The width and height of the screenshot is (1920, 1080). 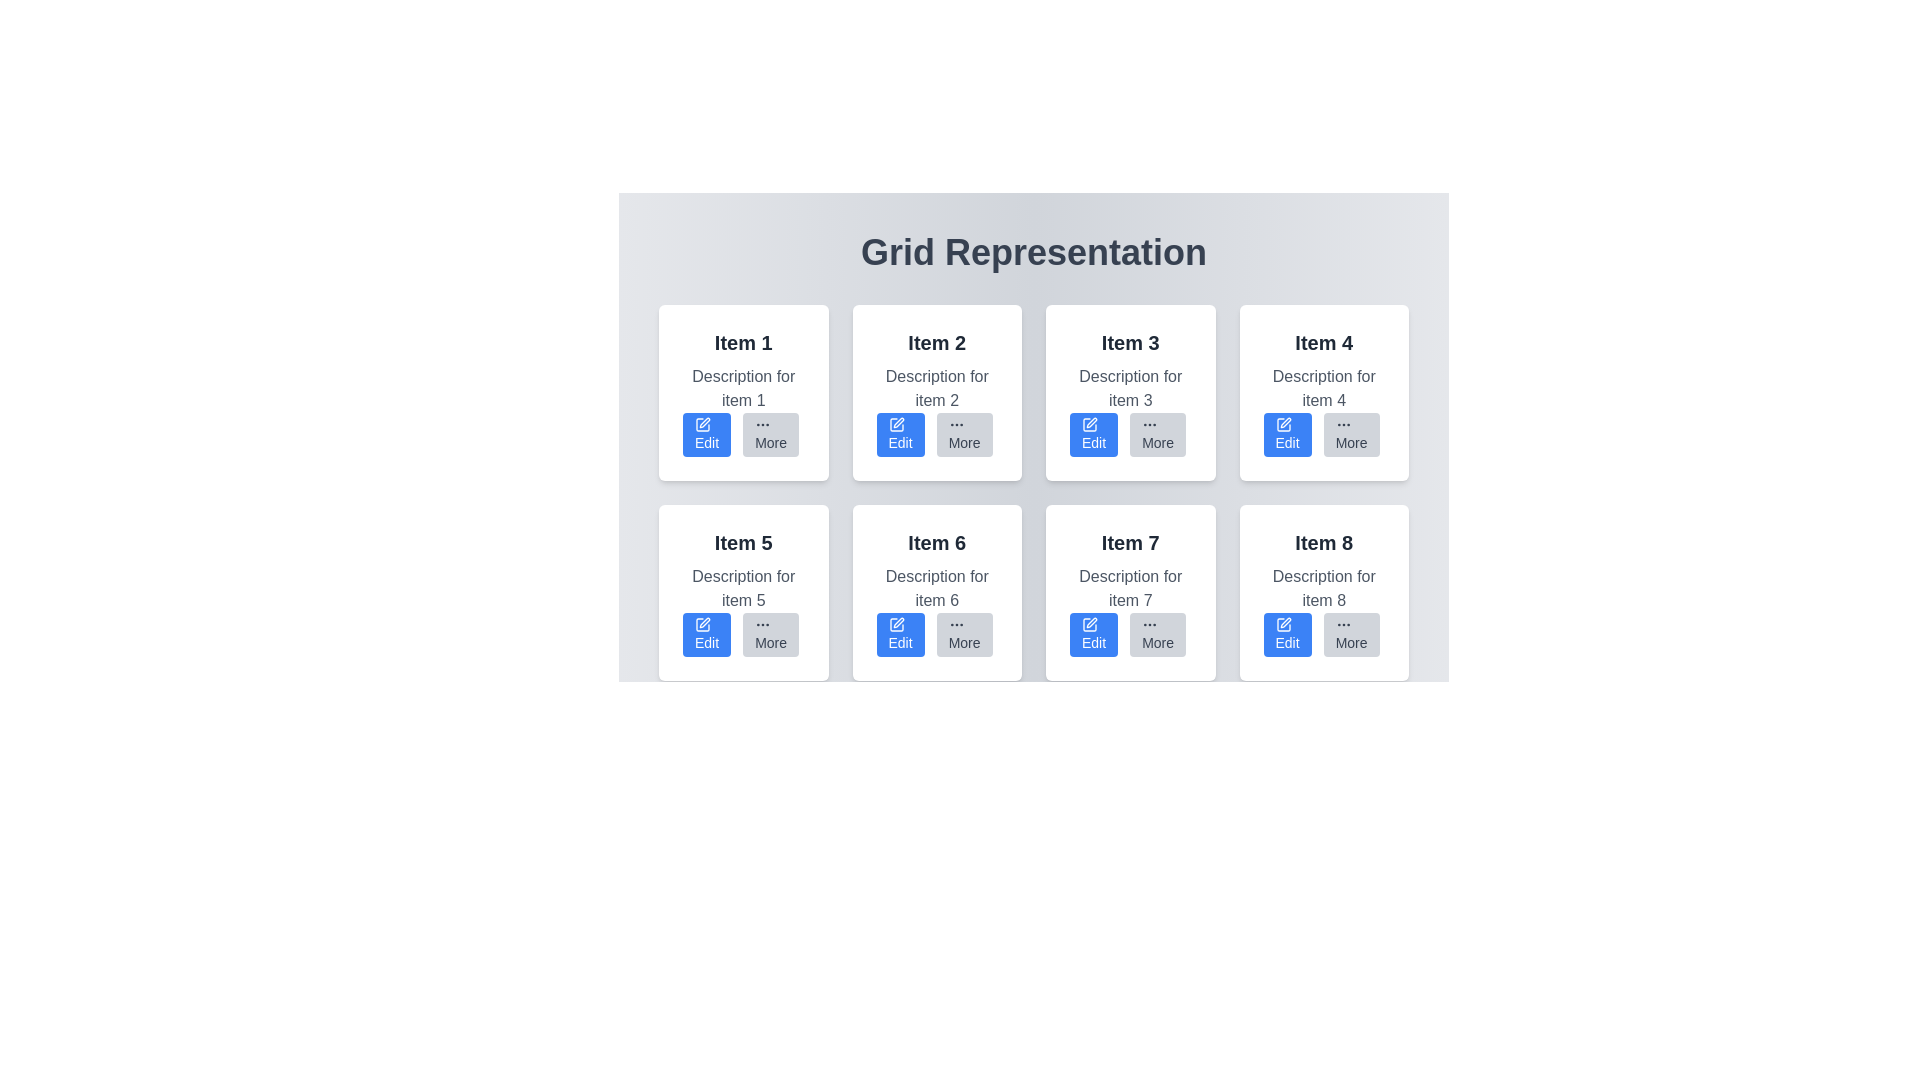 I want to click on the vertical ellipsis icon on the 'More' button located in the sixth card of the grid layout, so click(x=762, y=623).